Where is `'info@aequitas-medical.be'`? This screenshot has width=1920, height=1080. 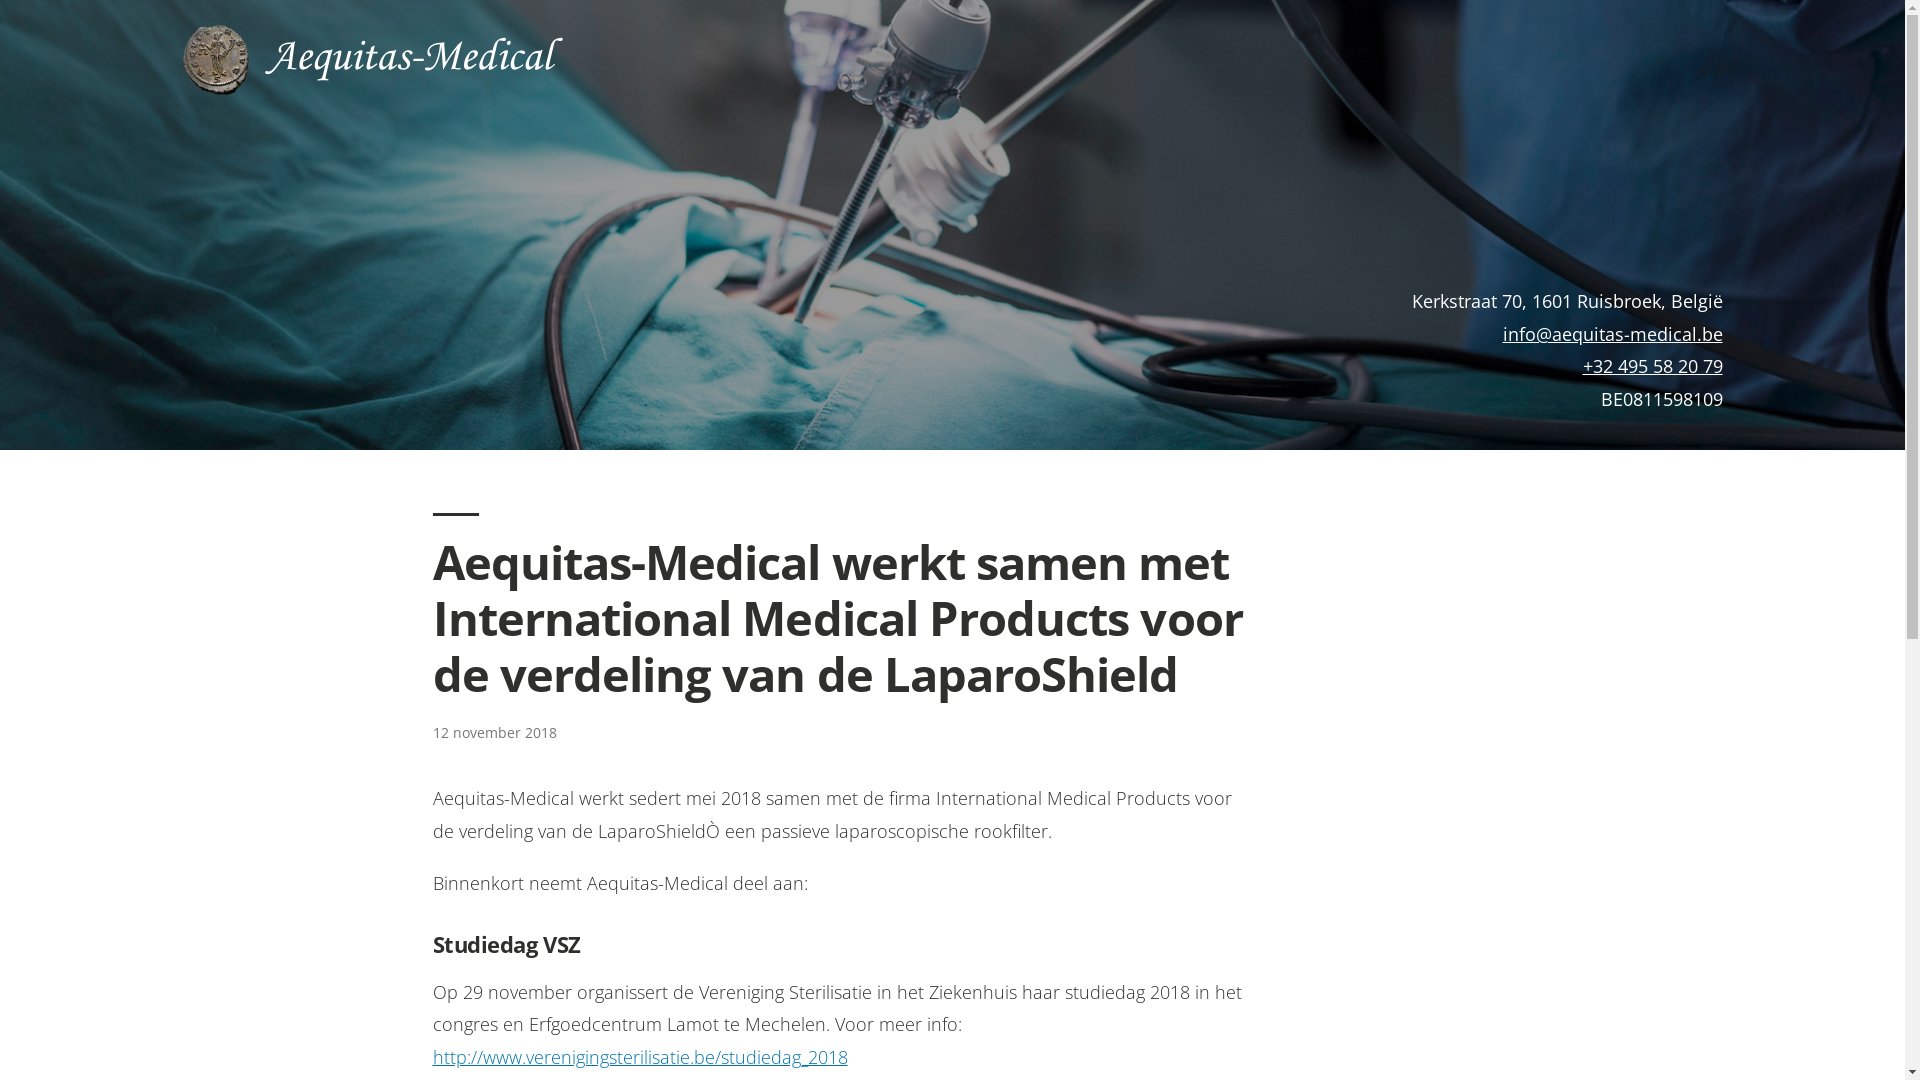 'info@aequitas-medical.be' is located at coordinates (1612, 333).